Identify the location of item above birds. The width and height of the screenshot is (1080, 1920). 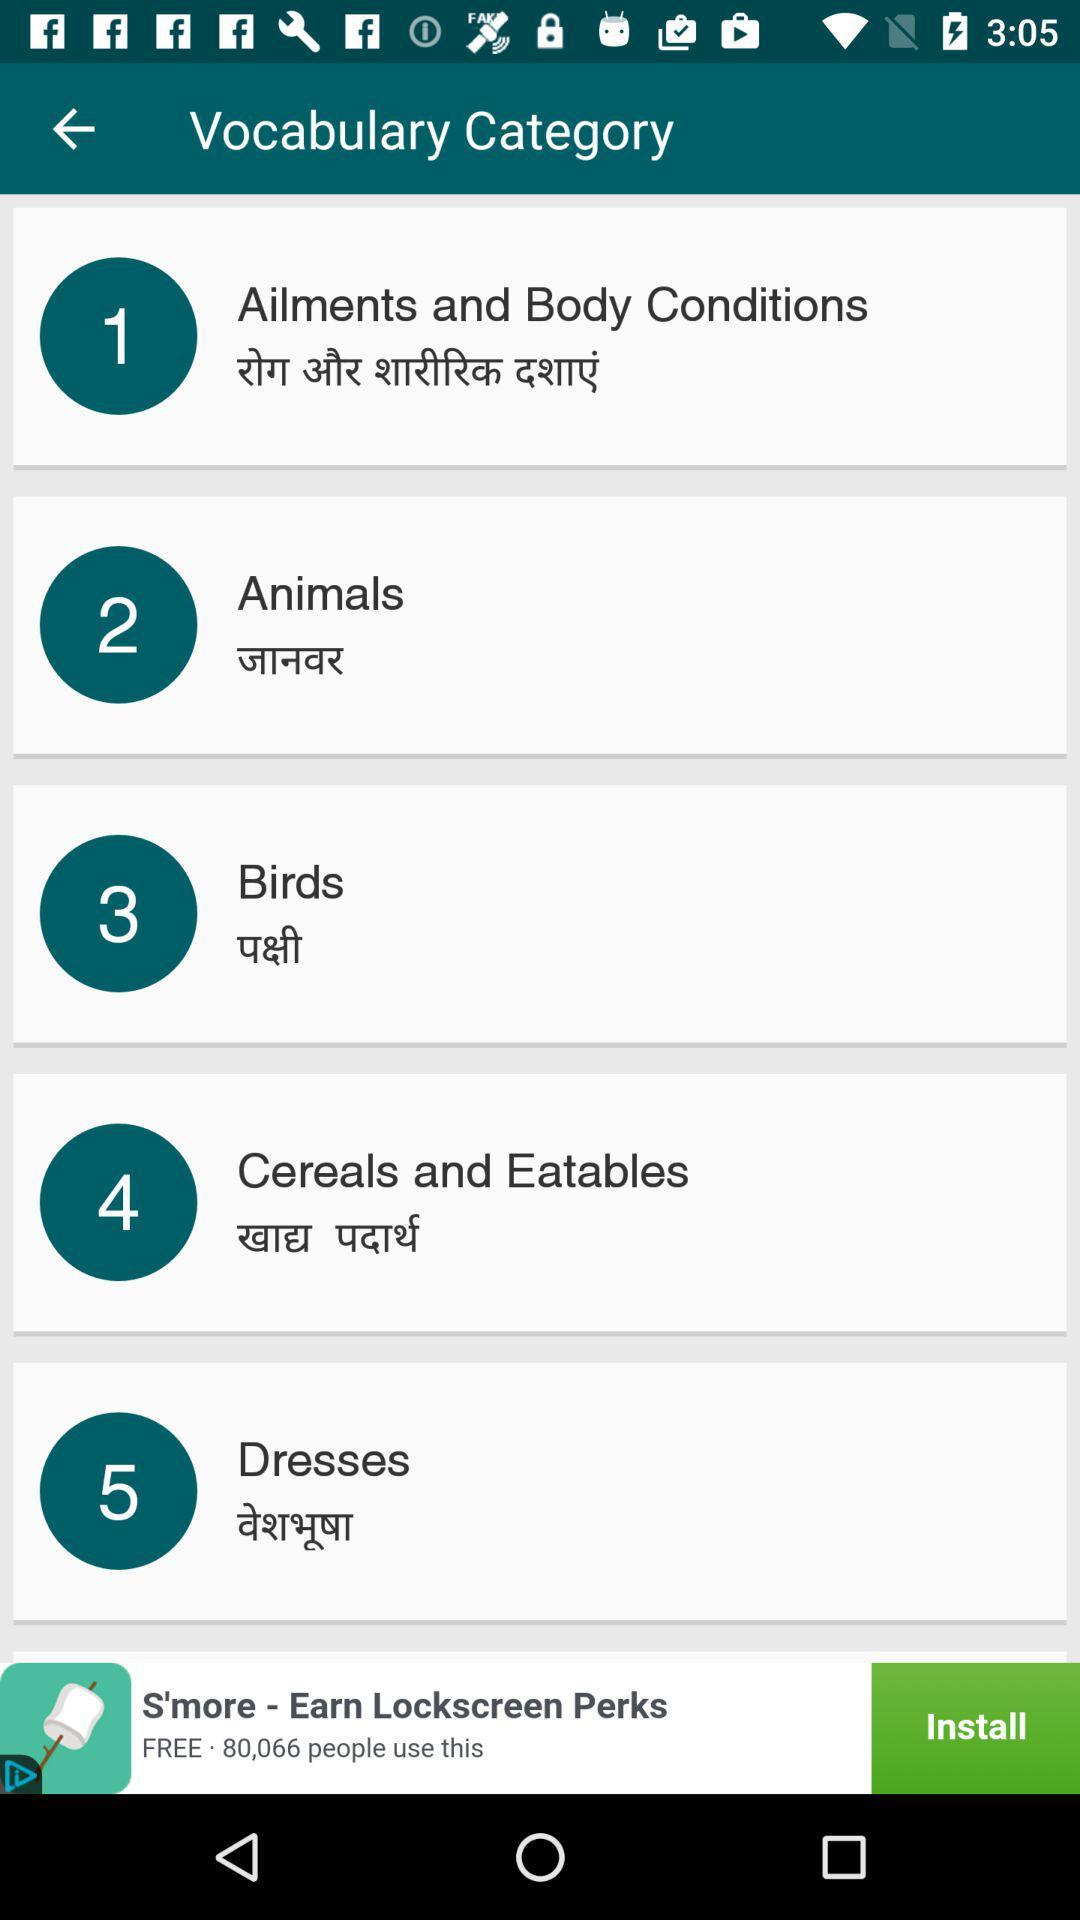
(290, 659).